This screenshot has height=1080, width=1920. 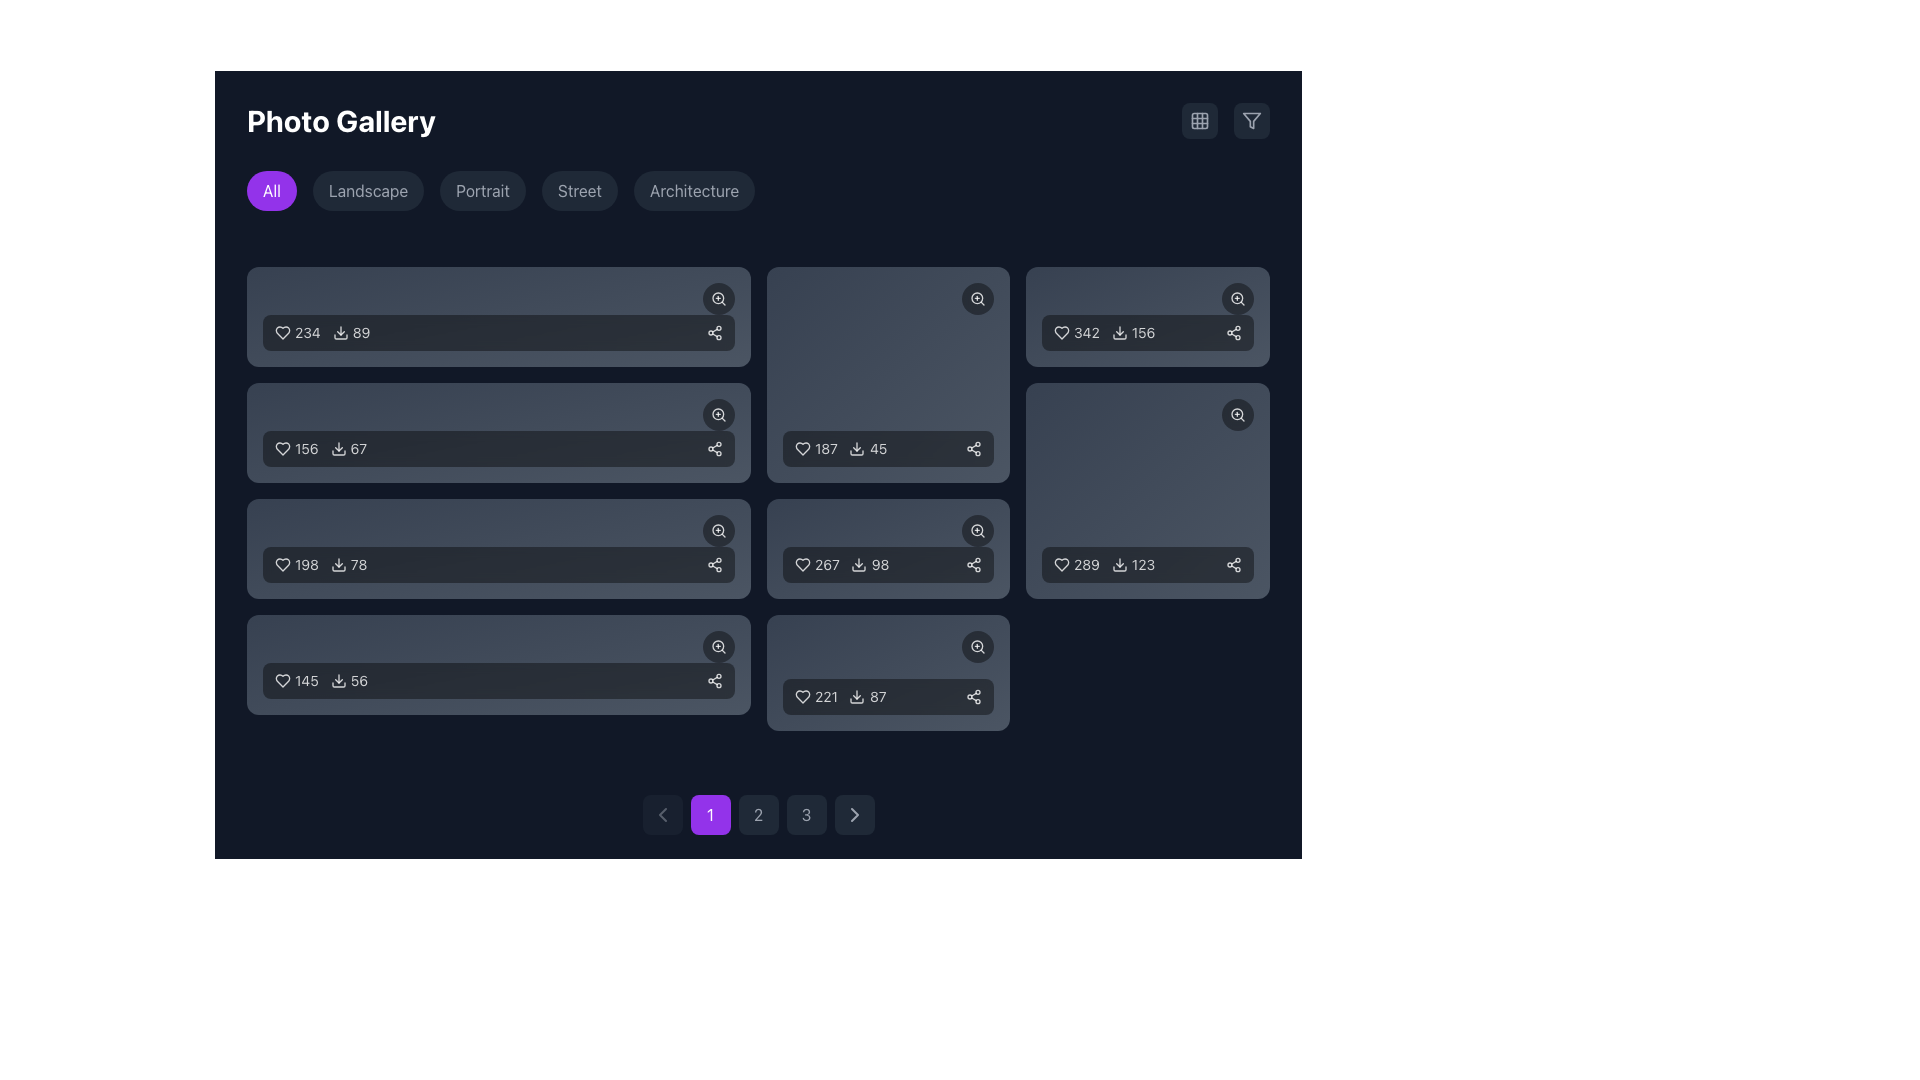 What do you see at coordinates (1200, 120) in the screenshot?
I see `the button with a dark background and rounded corners that has a grid-like icon, located at the top-right corner of the interface` at bounding box center [1200, 120].